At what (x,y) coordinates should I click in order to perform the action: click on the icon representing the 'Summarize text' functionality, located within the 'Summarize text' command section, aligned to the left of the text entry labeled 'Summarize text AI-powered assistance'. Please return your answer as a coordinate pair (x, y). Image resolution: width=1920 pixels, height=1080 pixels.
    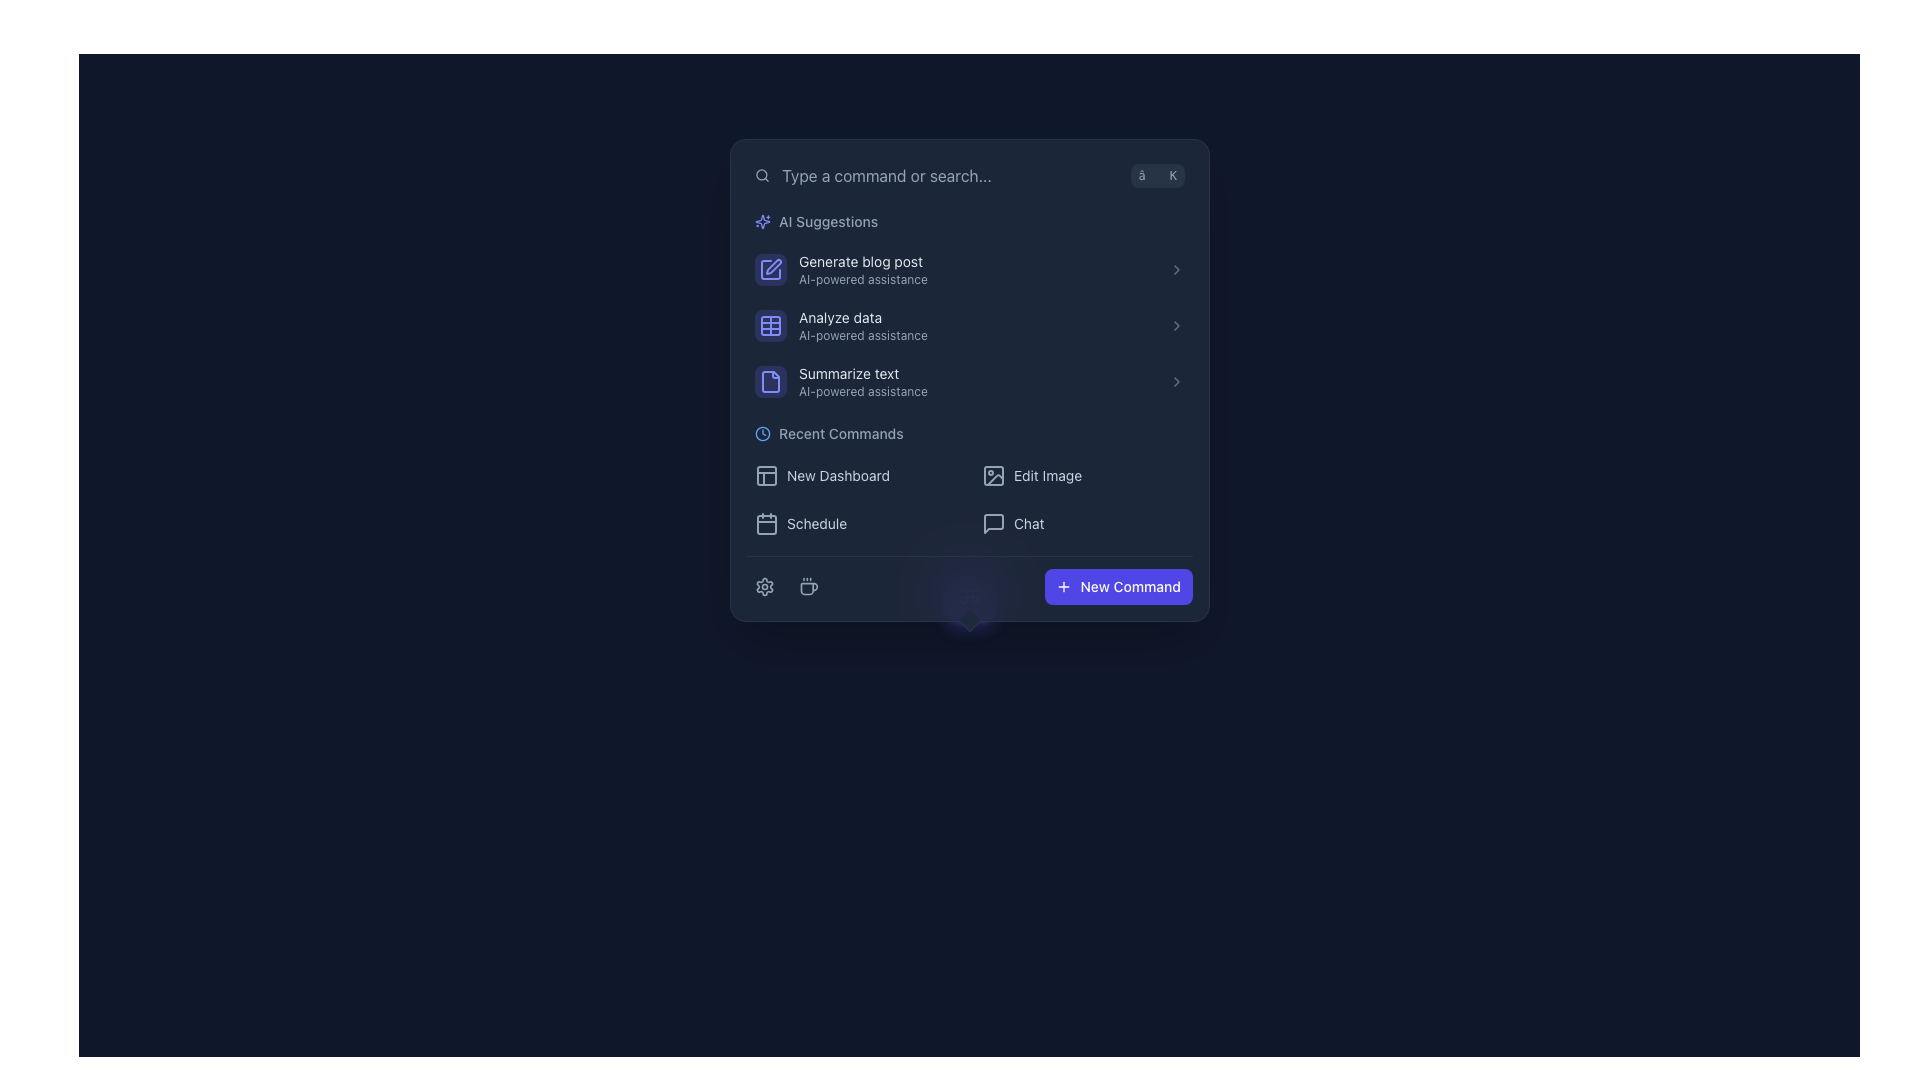
    Looking at the image, I should click on (769, 381).